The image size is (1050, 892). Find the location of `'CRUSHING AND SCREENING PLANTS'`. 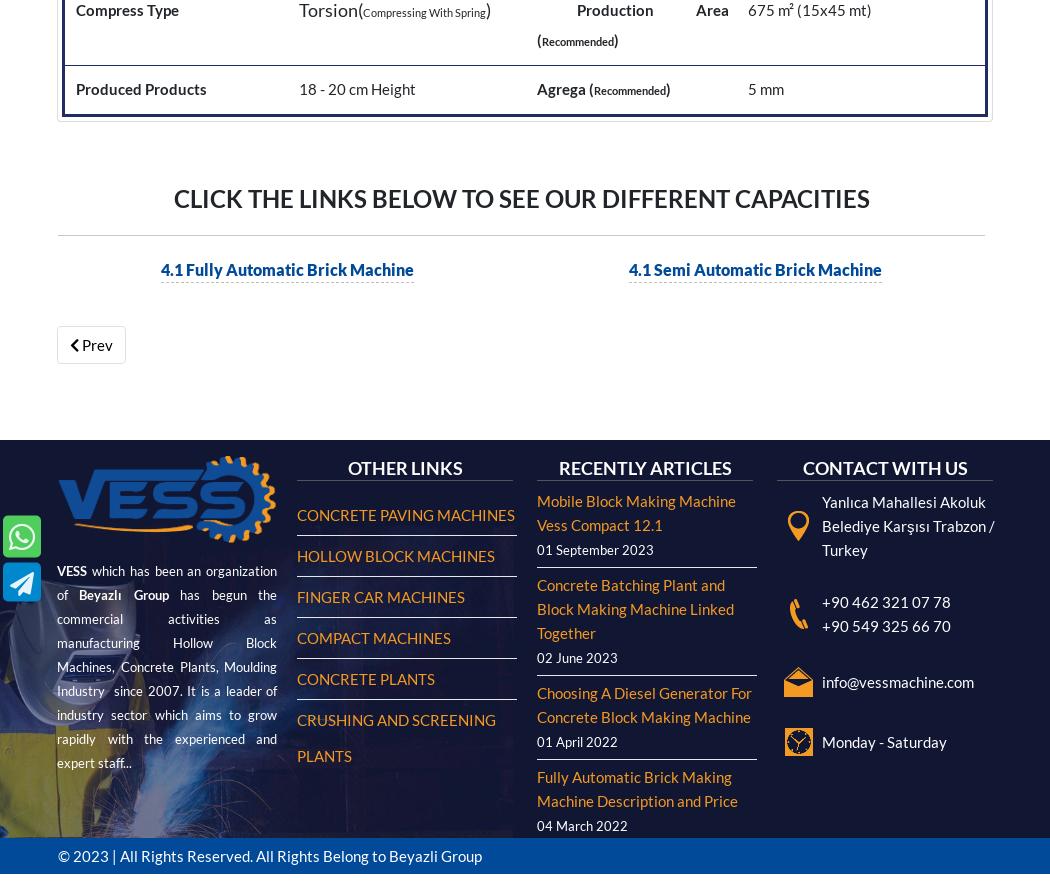

'CRUSHING AND SCREENING PLANTS' is located at coordinates (396, 96).